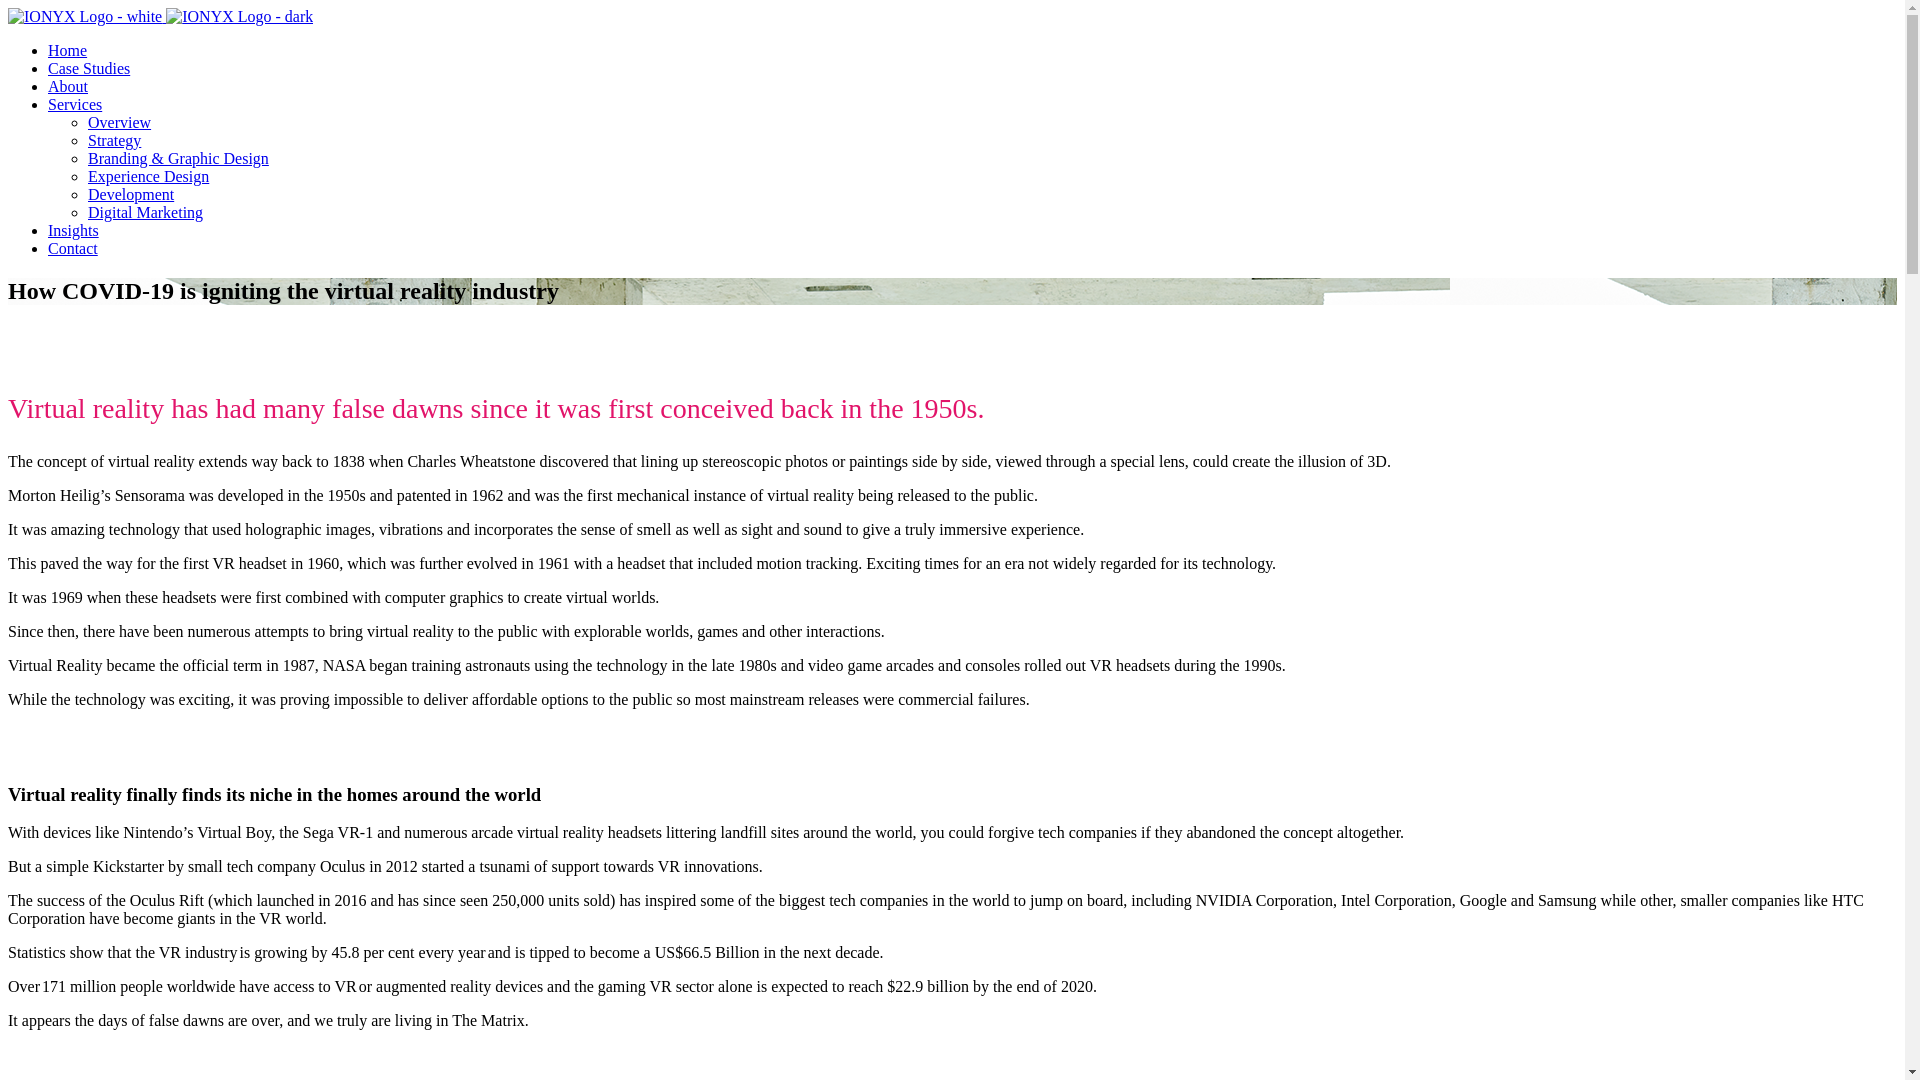 The image size is (1920, 1080). I want to click on 'Branding & Graphic Design', so click(178, 157).